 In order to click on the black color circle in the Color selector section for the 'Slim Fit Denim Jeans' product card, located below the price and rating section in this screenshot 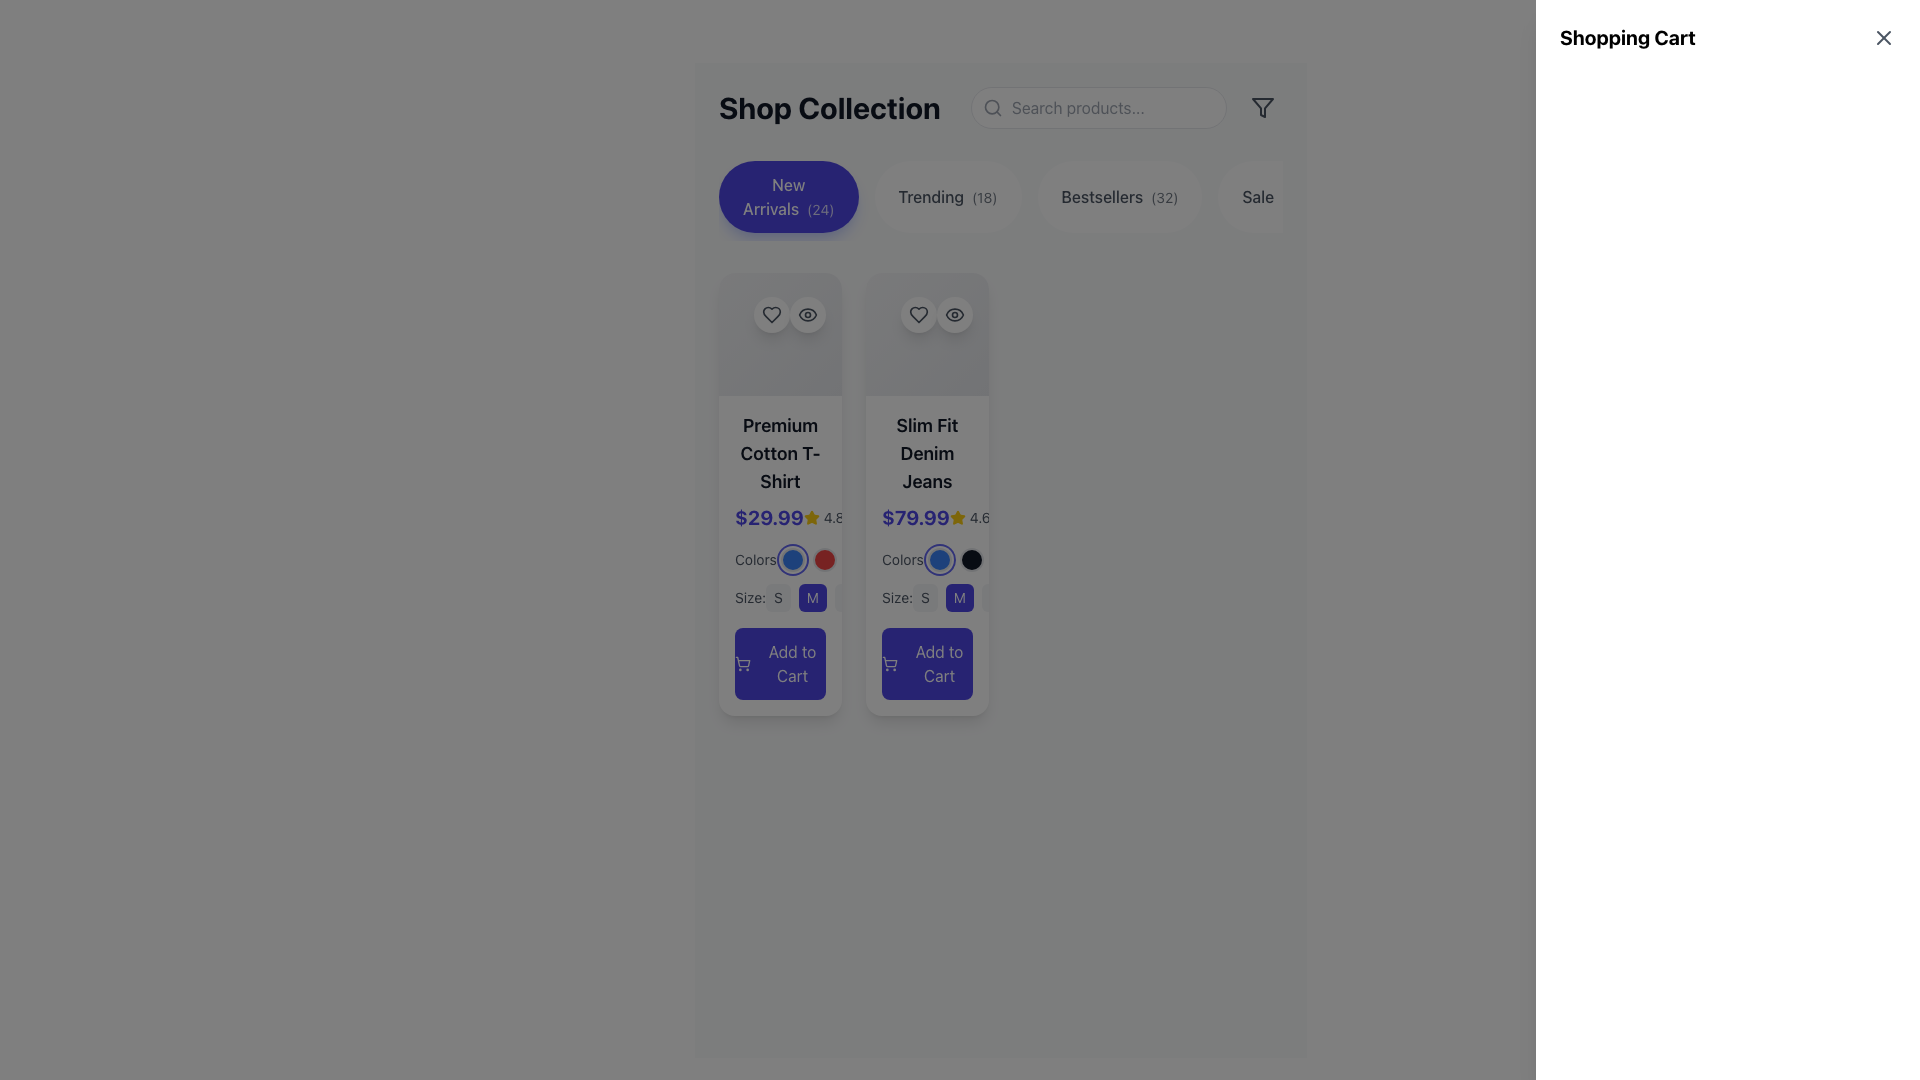, I will do `click(926, 559)`.